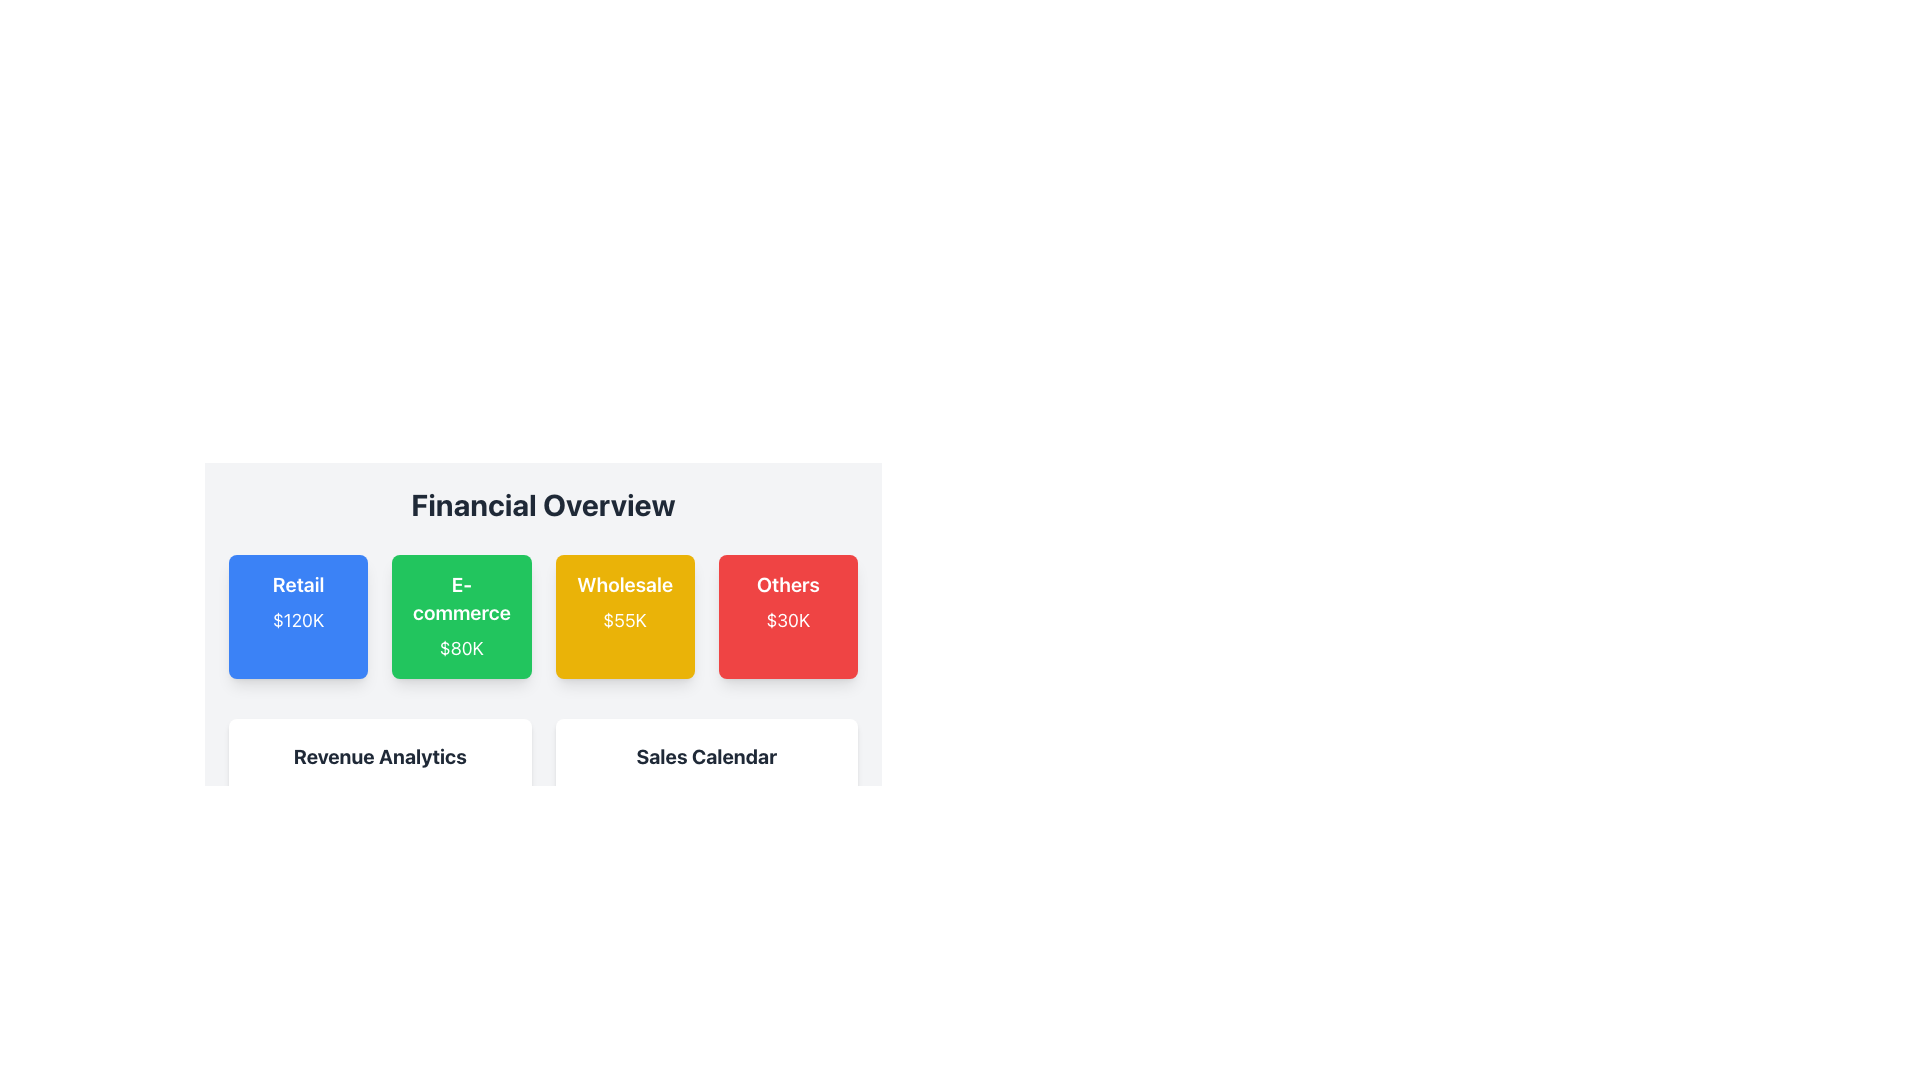 Image resolution: width=1920 pixels, height=1080 pixels. What do you see at coordinates (297, 620) in the screenshot?
I see `the text label displaying '$120K' located below the title 'Retail' in the blue background section` at bounding box center [297, 620].